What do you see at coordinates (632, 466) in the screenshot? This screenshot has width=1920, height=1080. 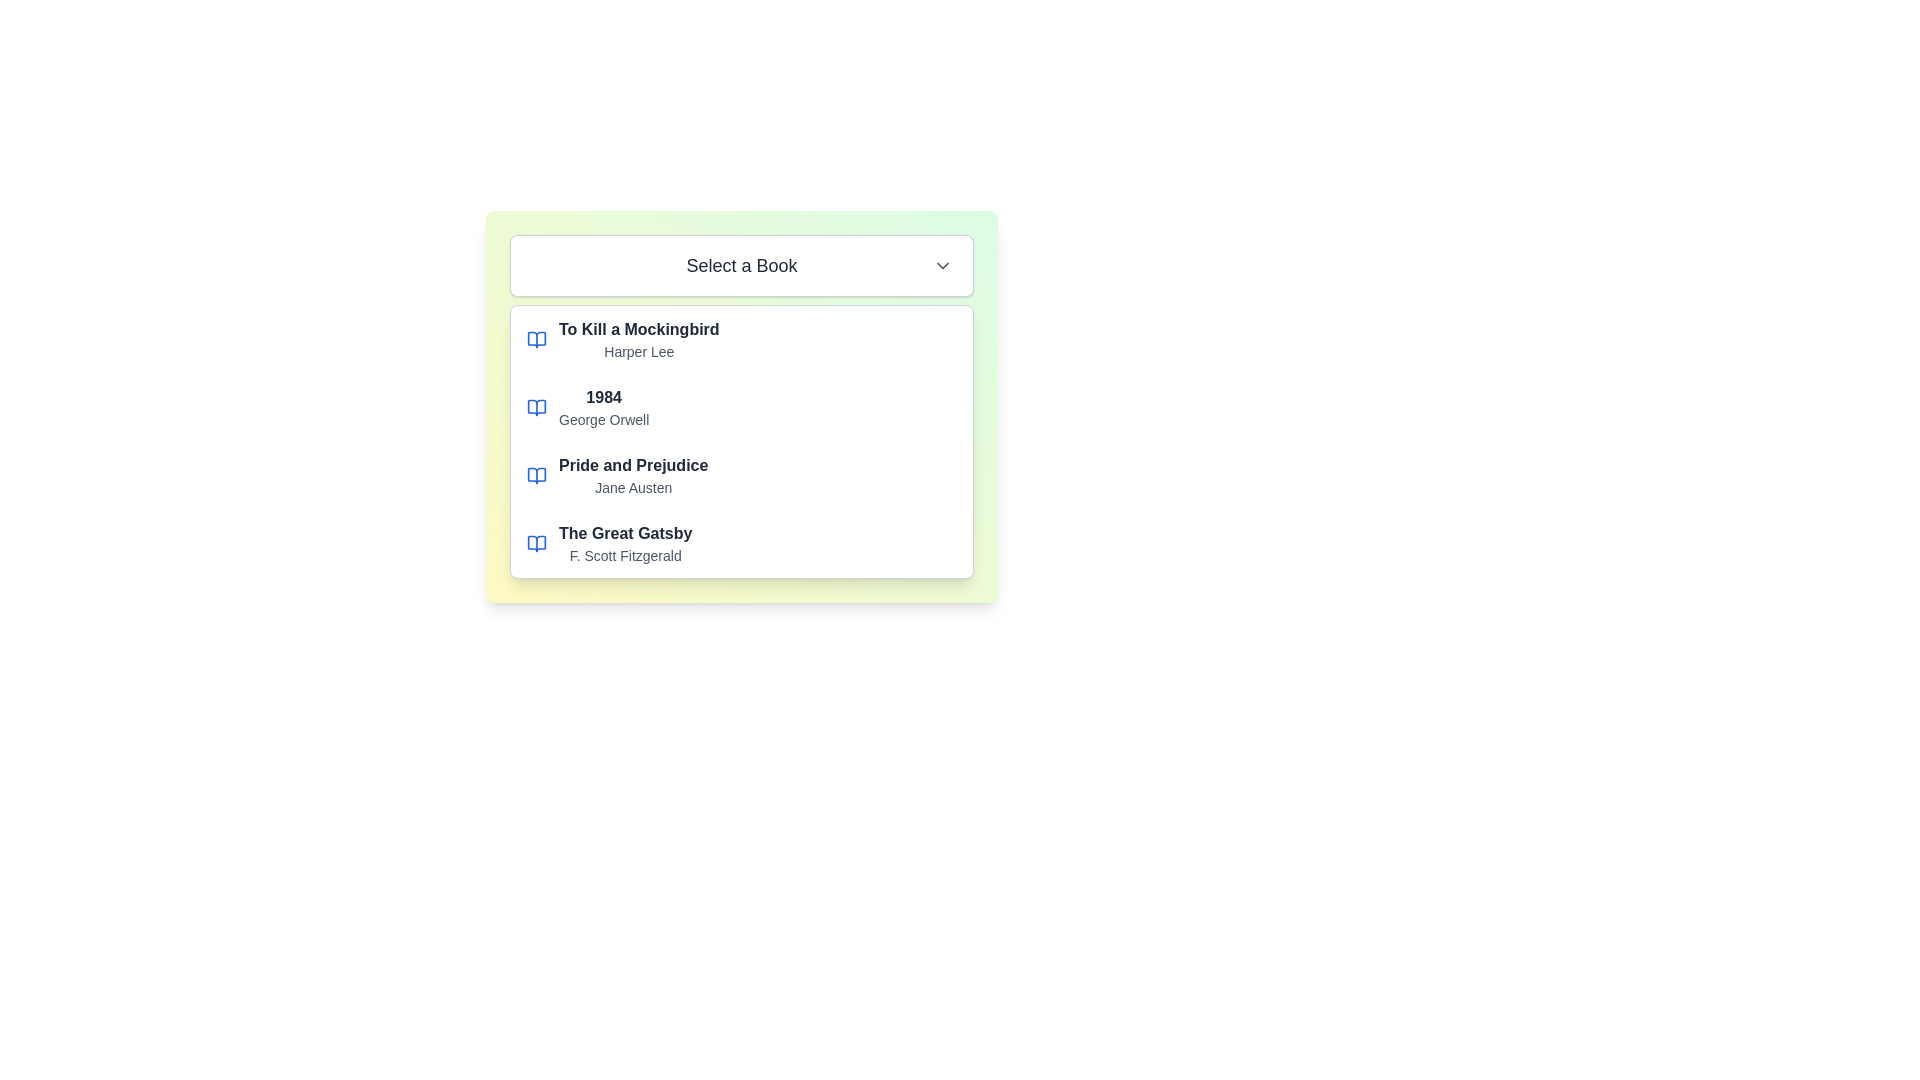 I see `the text label displaying the title of the book 'Pride and Prejudice' within the dropdown menu` at bounding box center [632, 466].